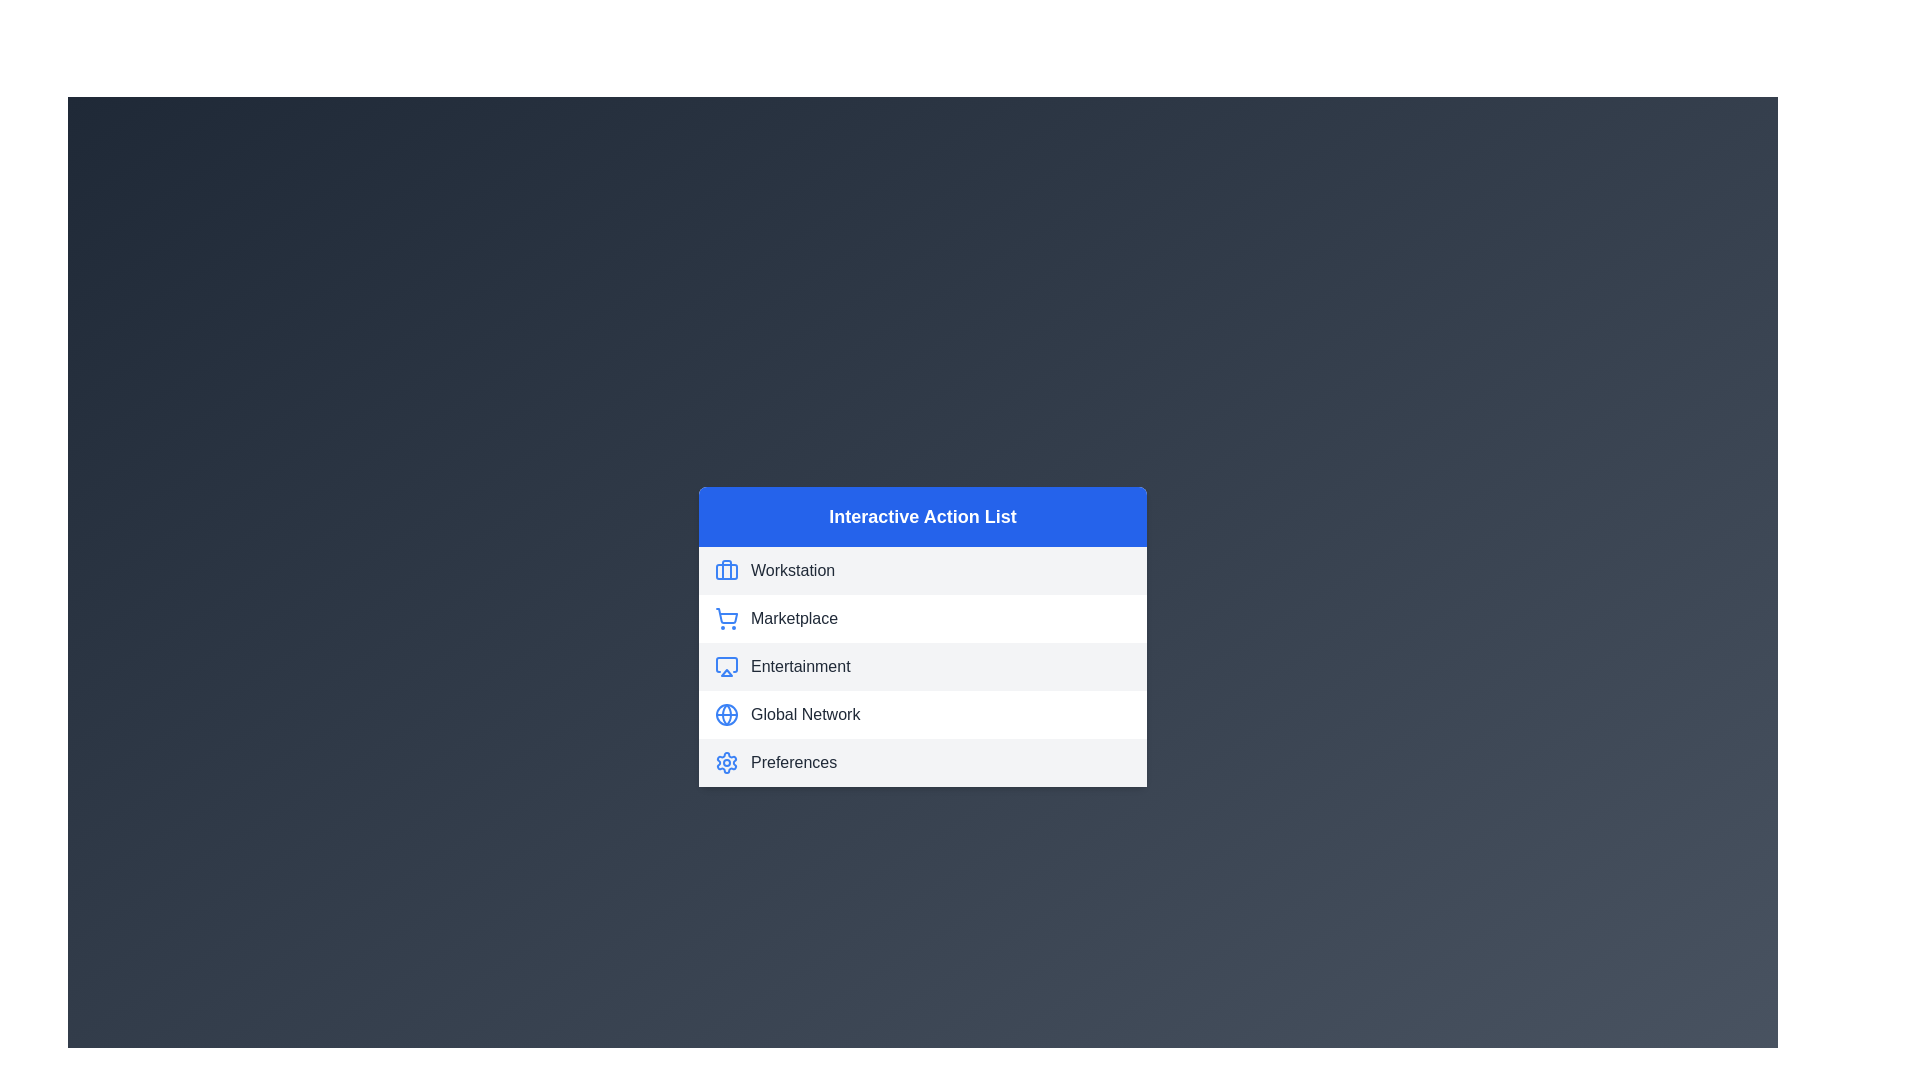 The width and height of the screenshot is (1920, 1080). Describe the element at coordinates (725, 713) in the screenshot. I see `the globe icon with a circular outline and intersecting lines, located next to the 'Global Network' text label in the 'Interactive Action List' section` at that location.